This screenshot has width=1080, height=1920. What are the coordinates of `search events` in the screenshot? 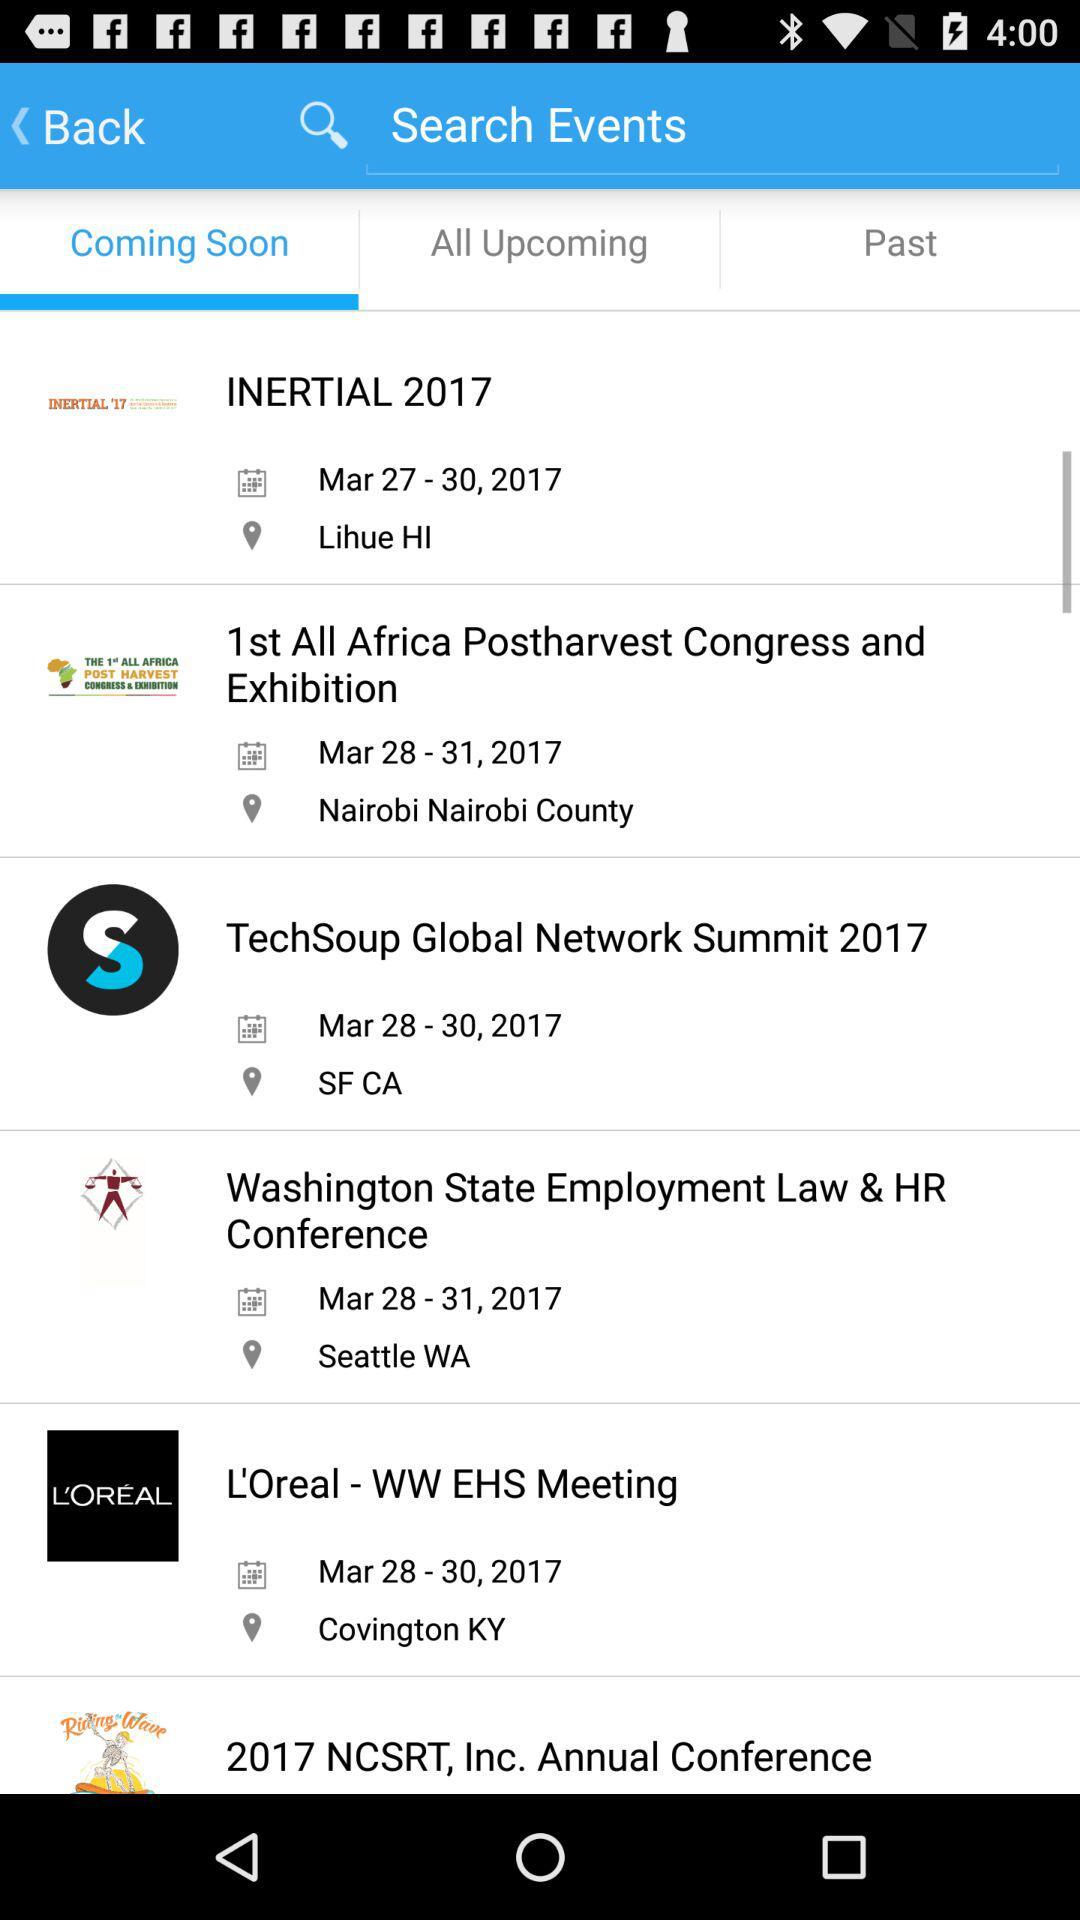 It's located at (711, 122).